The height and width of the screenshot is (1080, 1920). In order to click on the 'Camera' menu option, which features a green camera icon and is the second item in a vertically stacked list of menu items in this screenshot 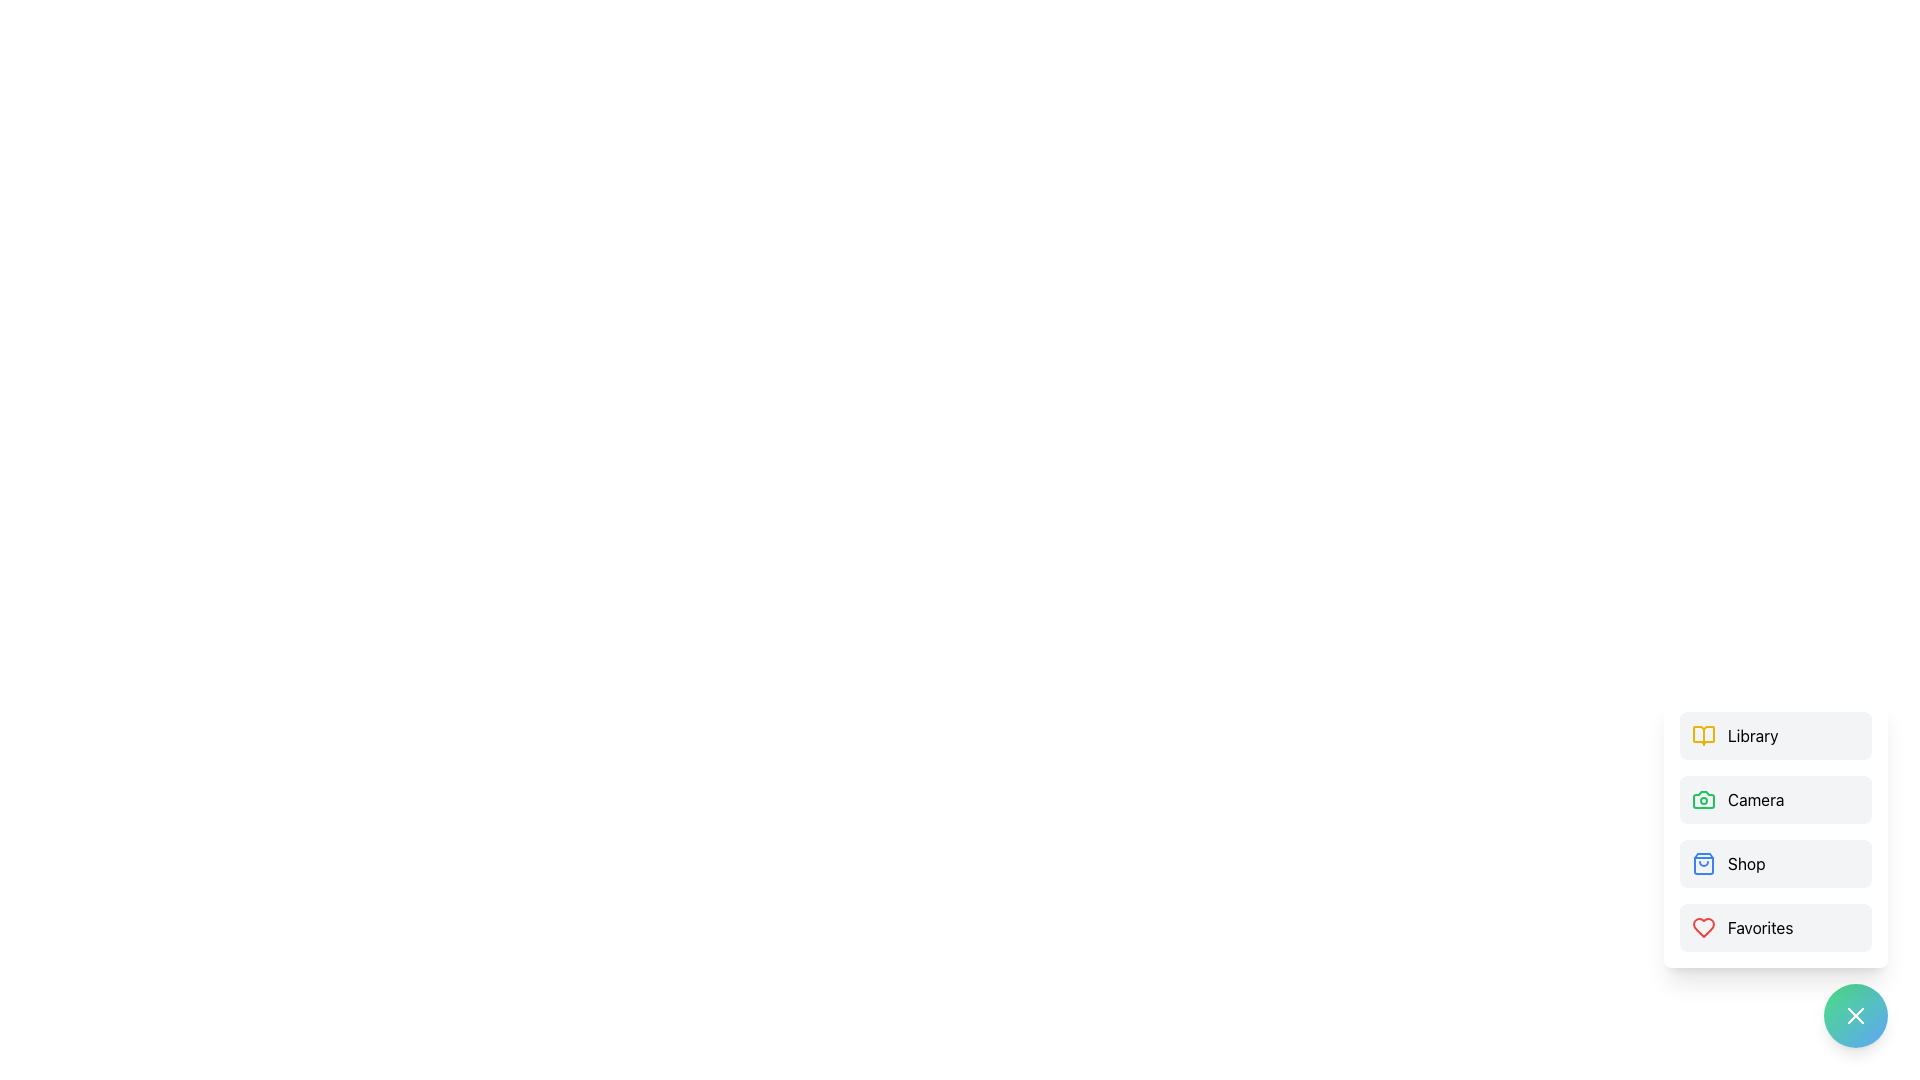, I will do `click(1776, 798)`.